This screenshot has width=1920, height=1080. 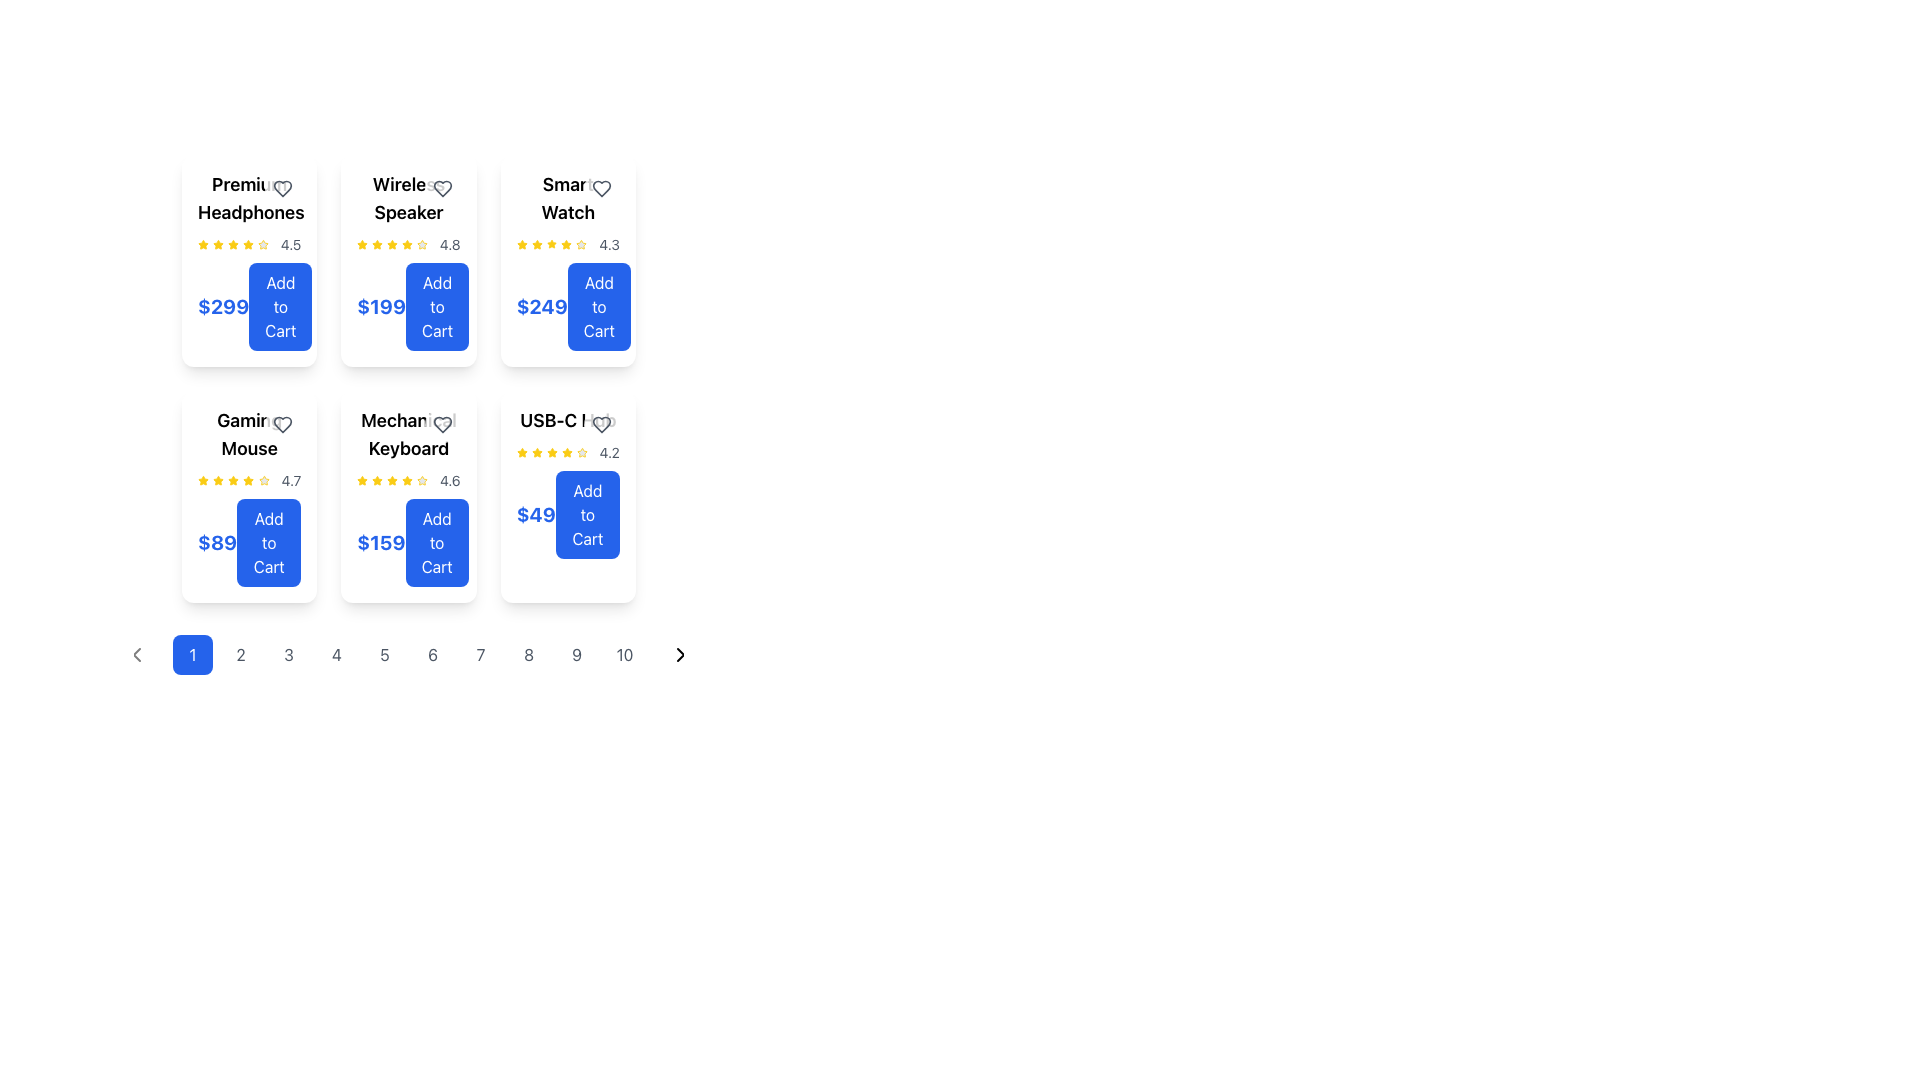 I want to click on the prominent blue rectangular button with rounded corners that reads 'Add to Cart', so click(x=436, y=543).